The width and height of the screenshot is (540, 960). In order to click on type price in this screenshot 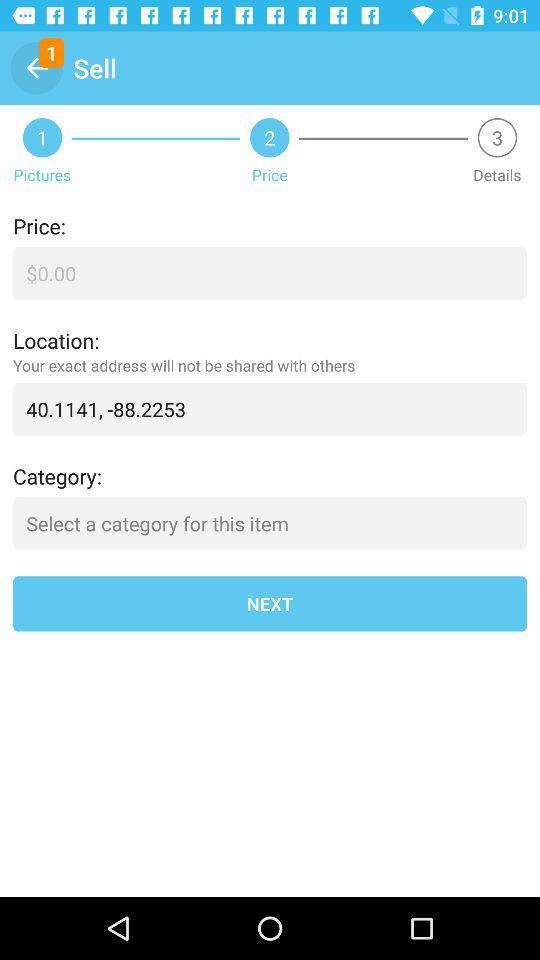, I will do `click(270, 272)`.